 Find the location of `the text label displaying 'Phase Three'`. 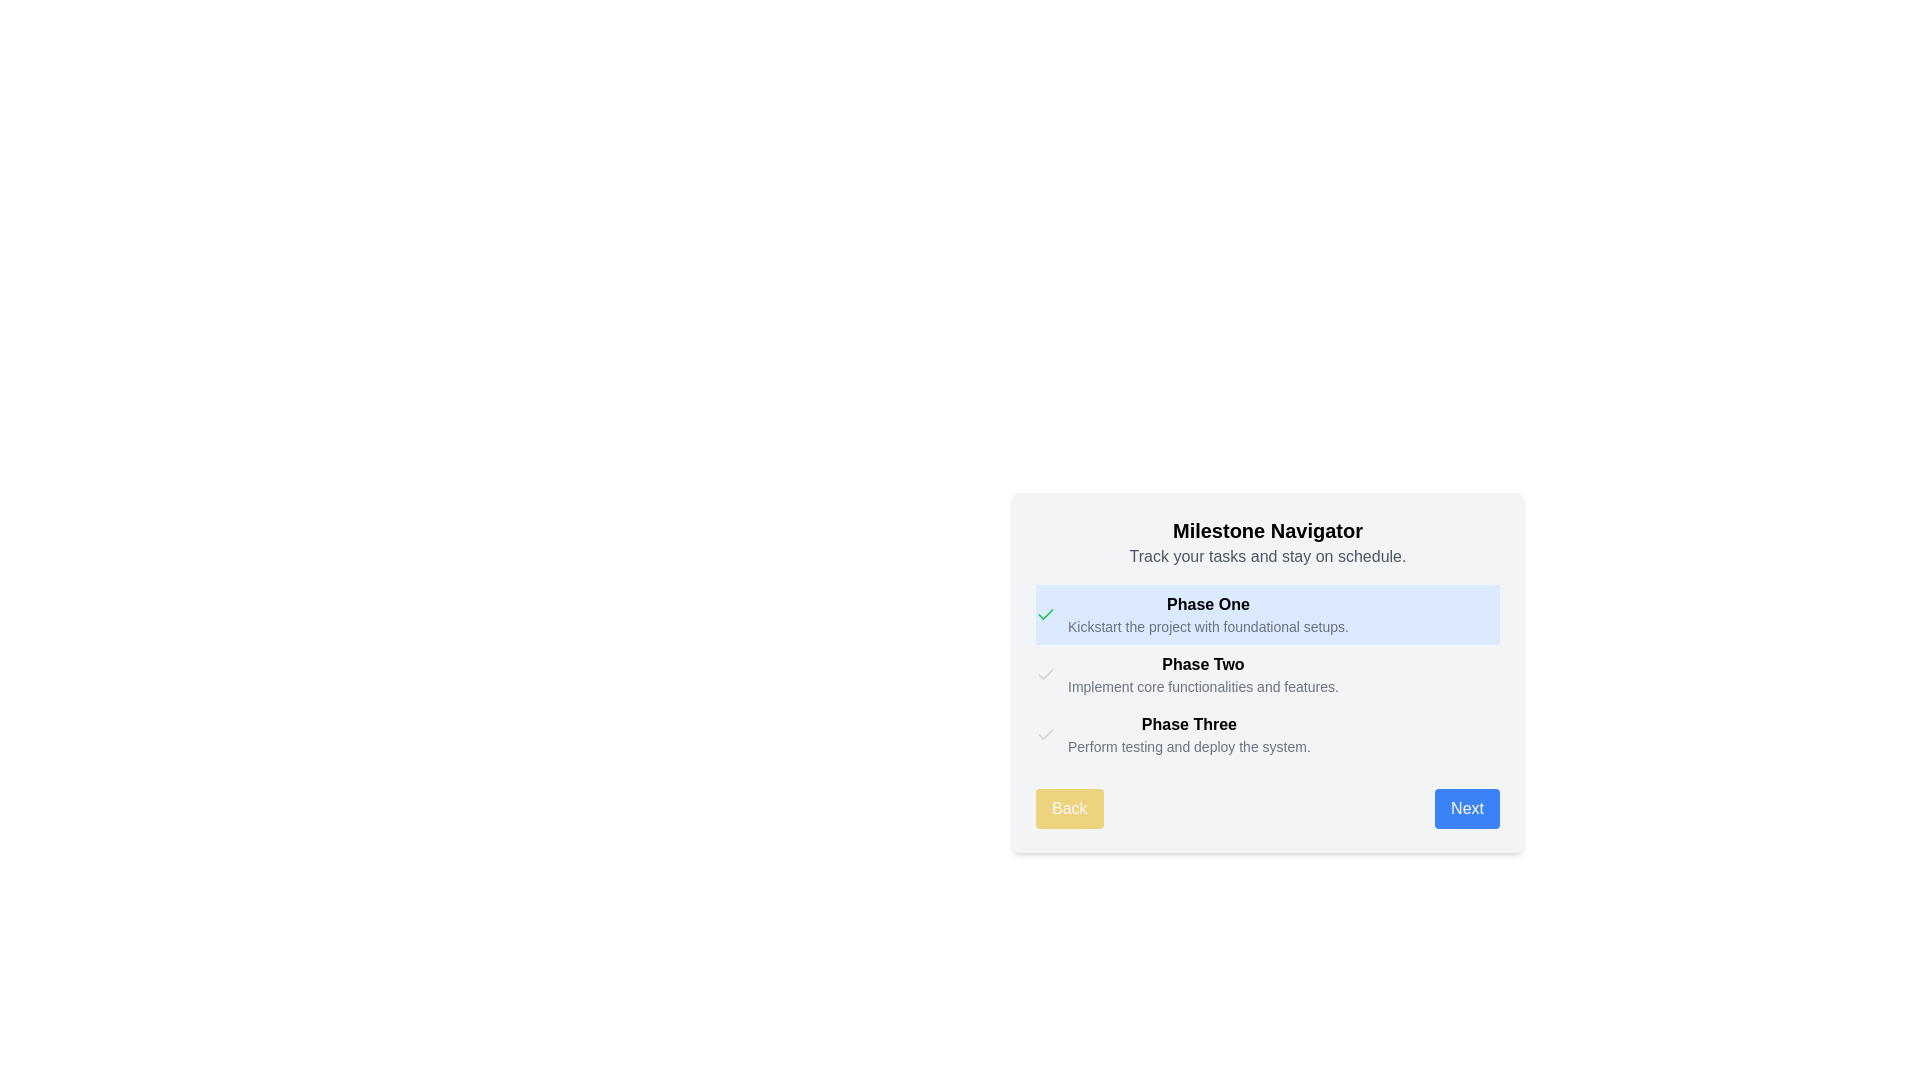

the text label displaying 'Phase Three' is located at coordinates (1189, 725).